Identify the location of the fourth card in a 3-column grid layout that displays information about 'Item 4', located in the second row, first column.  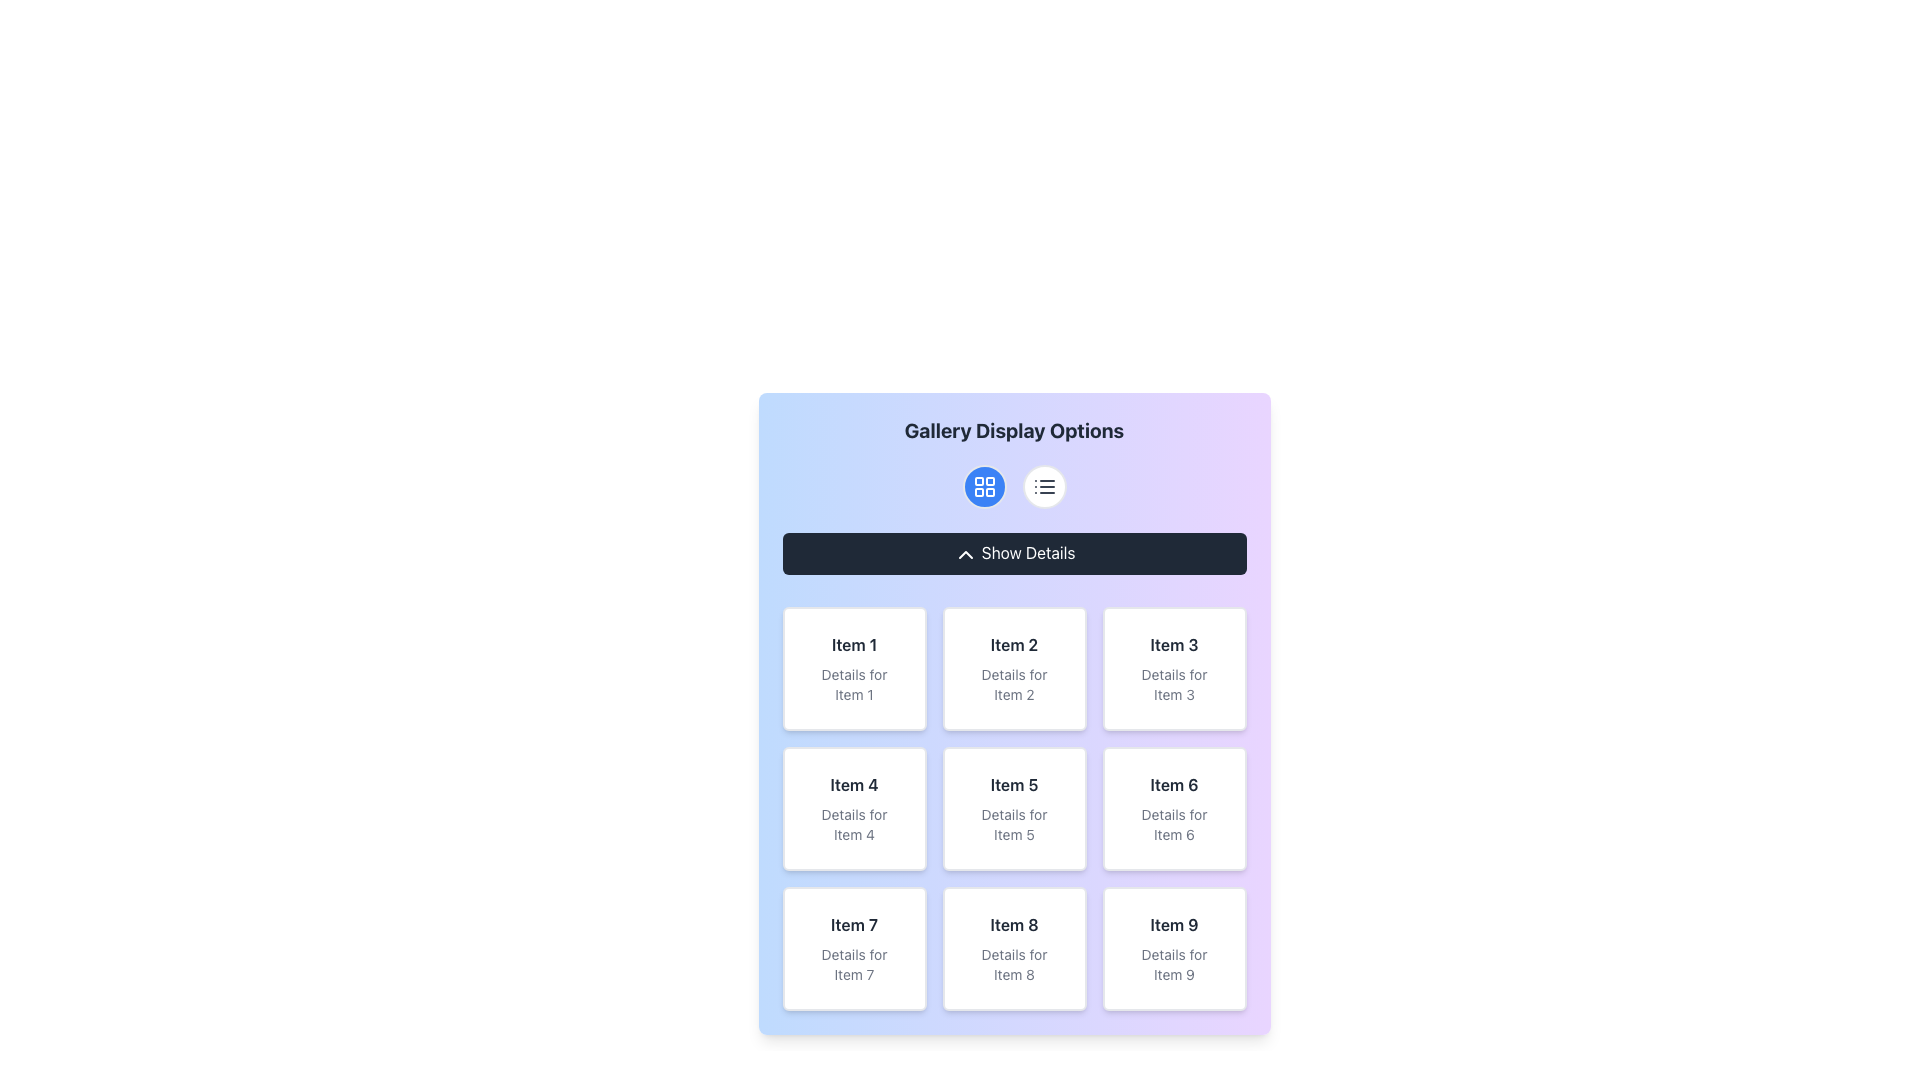
(854, 807).